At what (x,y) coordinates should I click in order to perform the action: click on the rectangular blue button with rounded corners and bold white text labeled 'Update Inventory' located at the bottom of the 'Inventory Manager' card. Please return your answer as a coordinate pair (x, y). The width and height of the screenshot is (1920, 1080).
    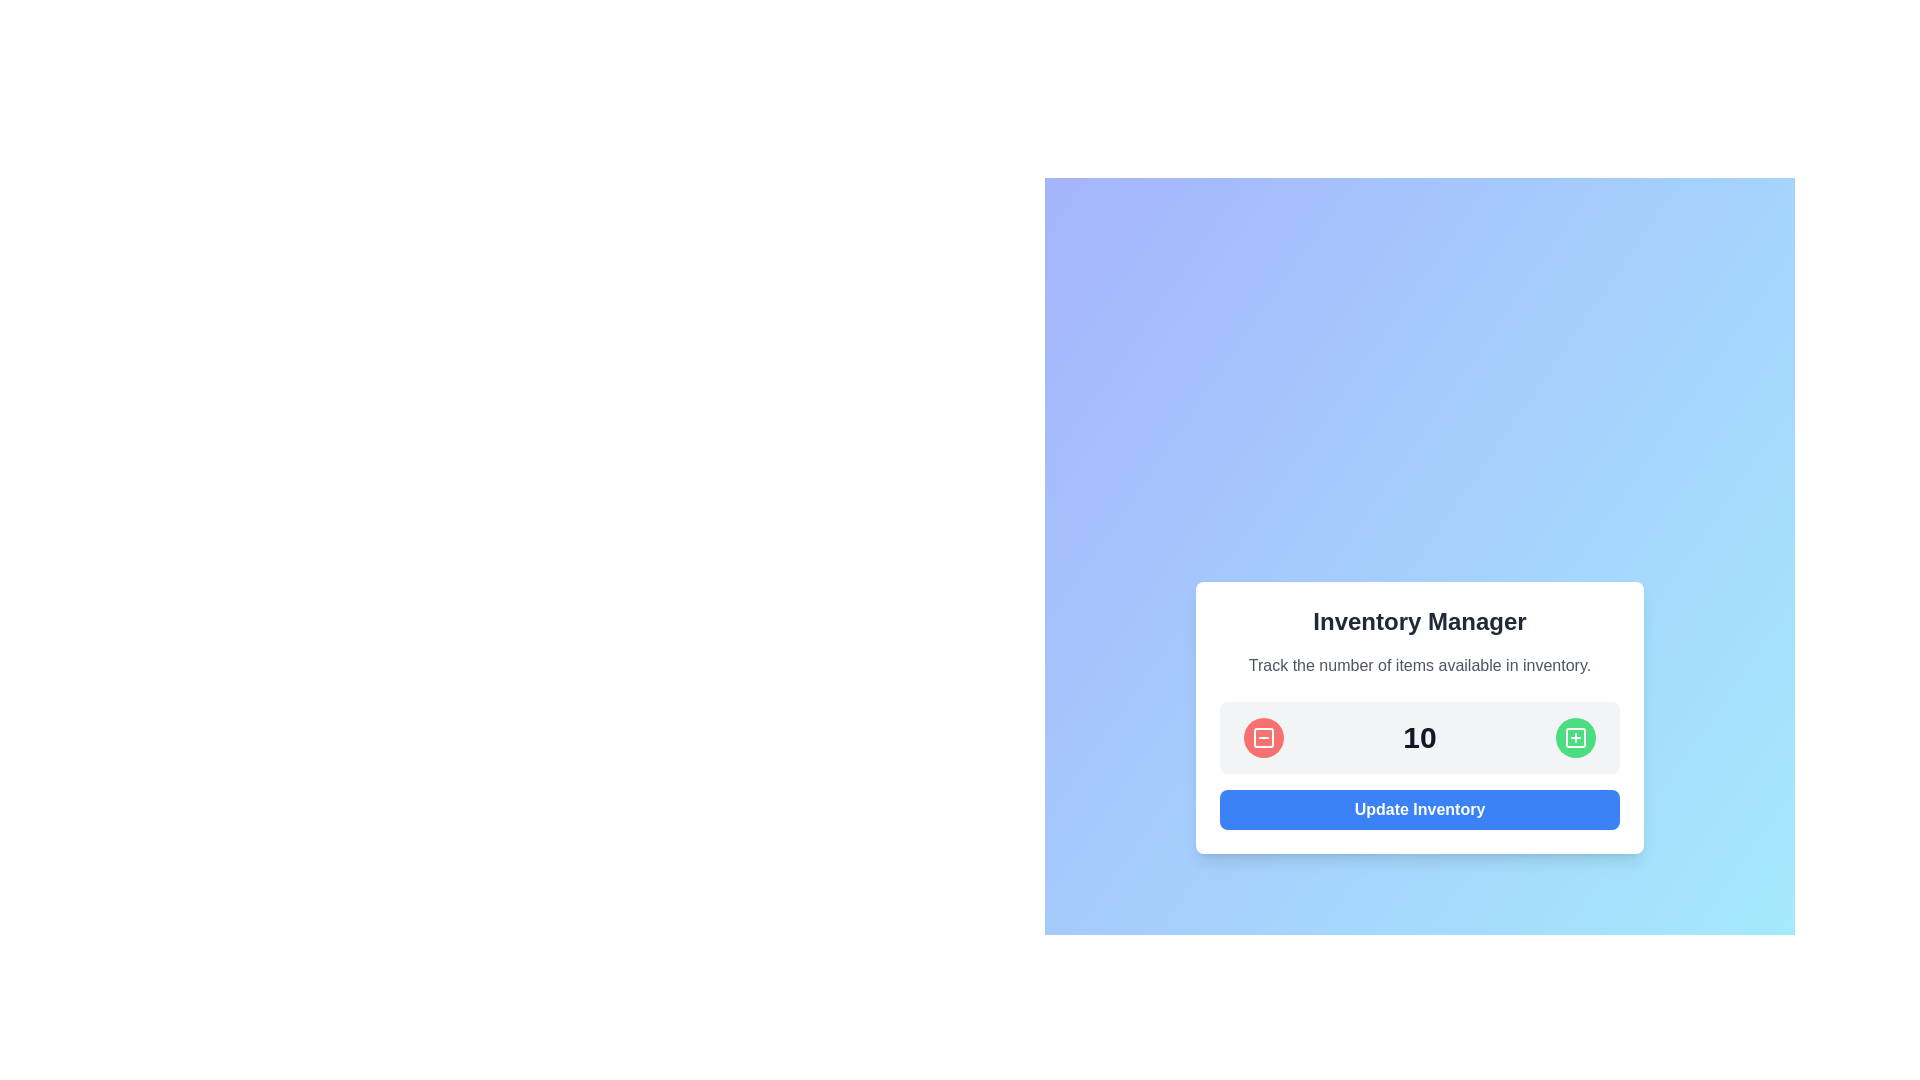
    Looking at the image, I should click on (1419, 810).